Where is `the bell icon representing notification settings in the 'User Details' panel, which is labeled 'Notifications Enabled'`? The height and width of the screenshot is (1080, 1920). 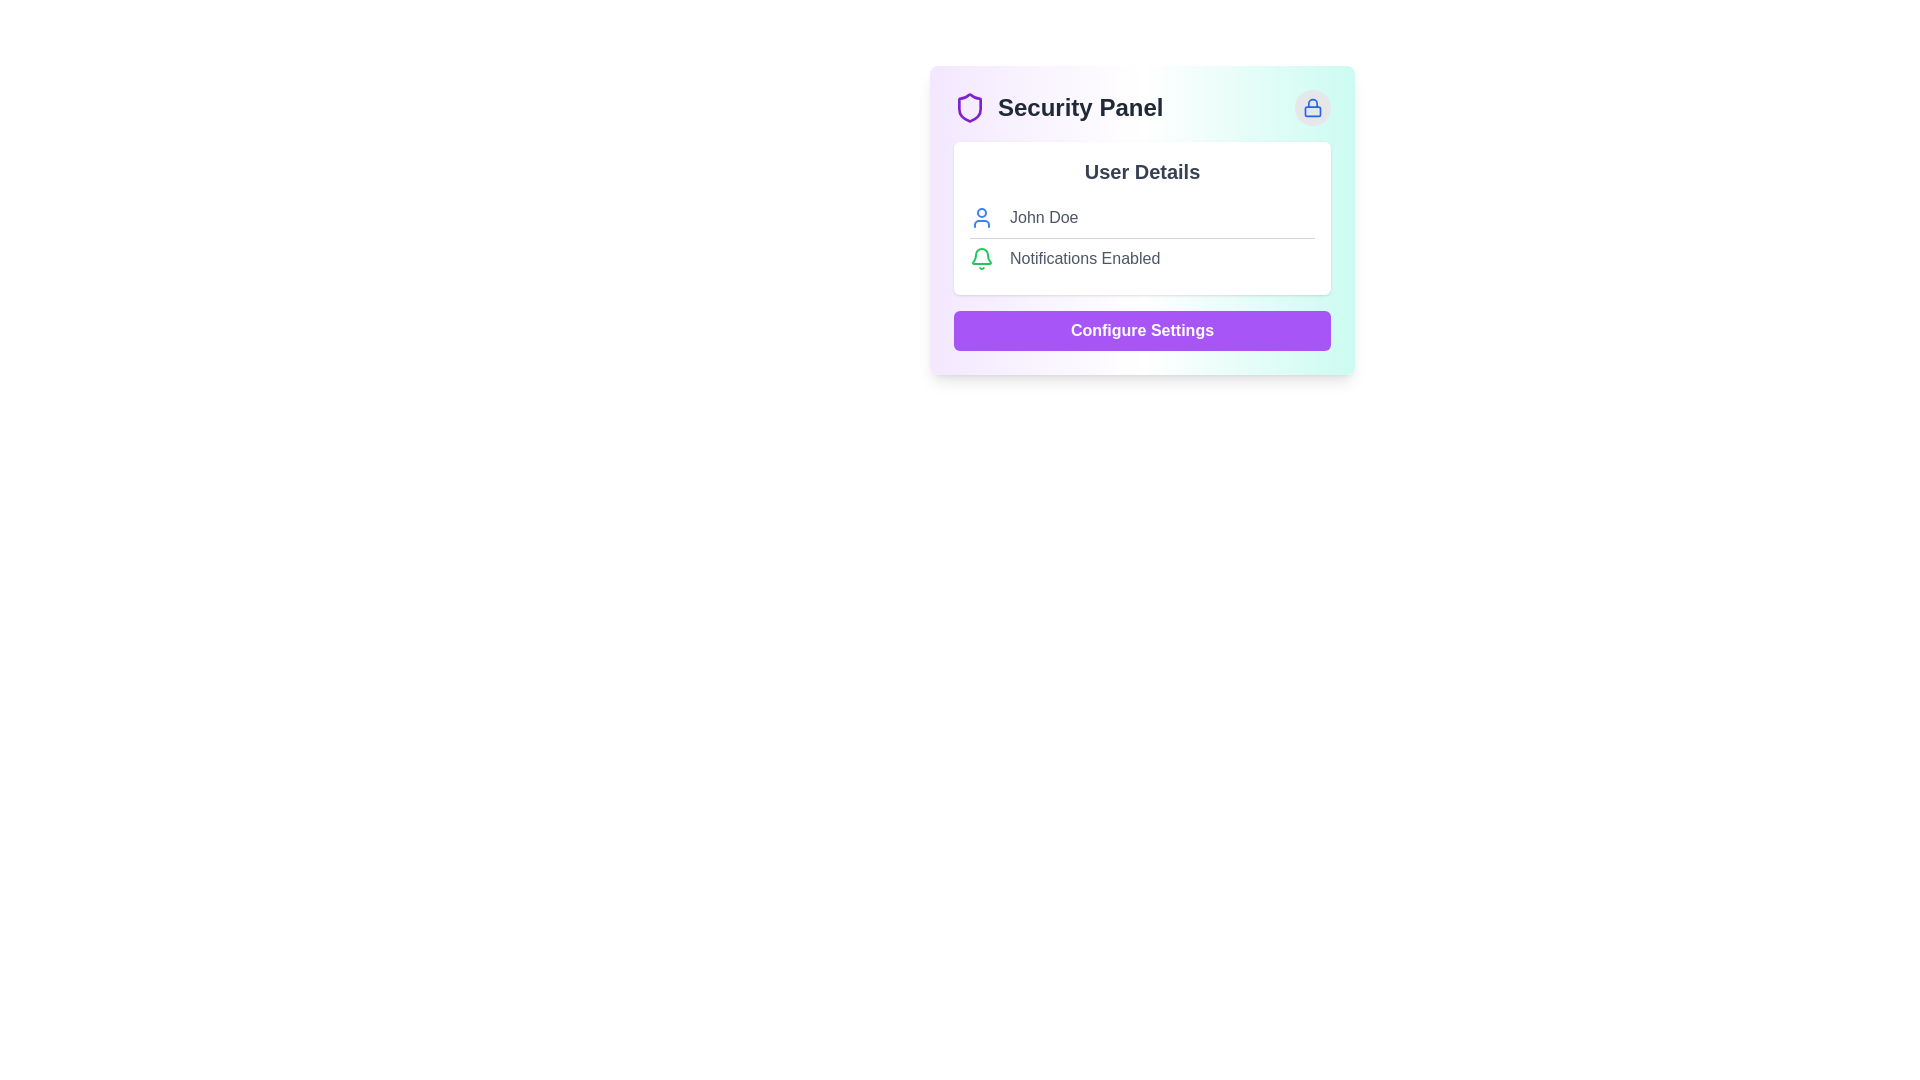 the bell icon representing notification settings in the 'User Details' panel, which is labeled 'Notifications Enabled' is located at coordinates (982, 257).